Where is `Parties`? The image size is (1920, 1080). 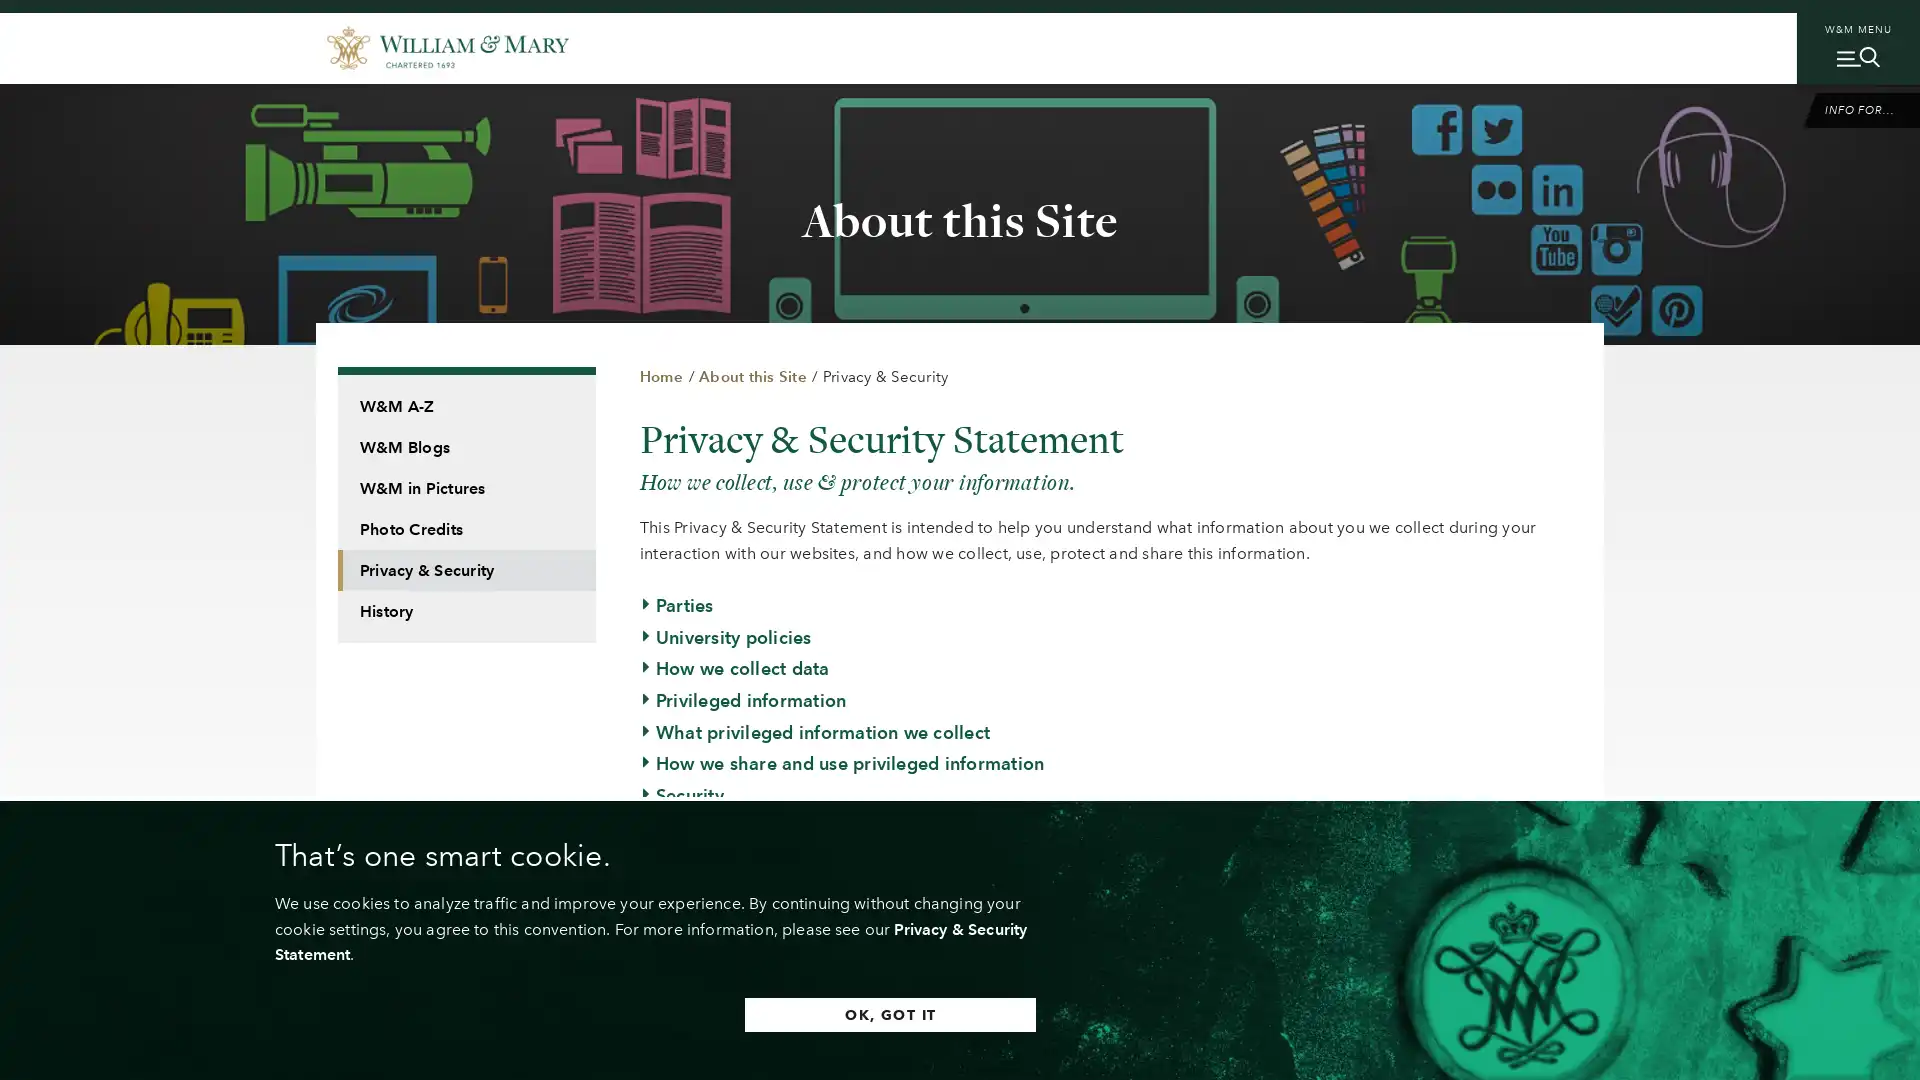 Parties is located at coordinates (676, 604).